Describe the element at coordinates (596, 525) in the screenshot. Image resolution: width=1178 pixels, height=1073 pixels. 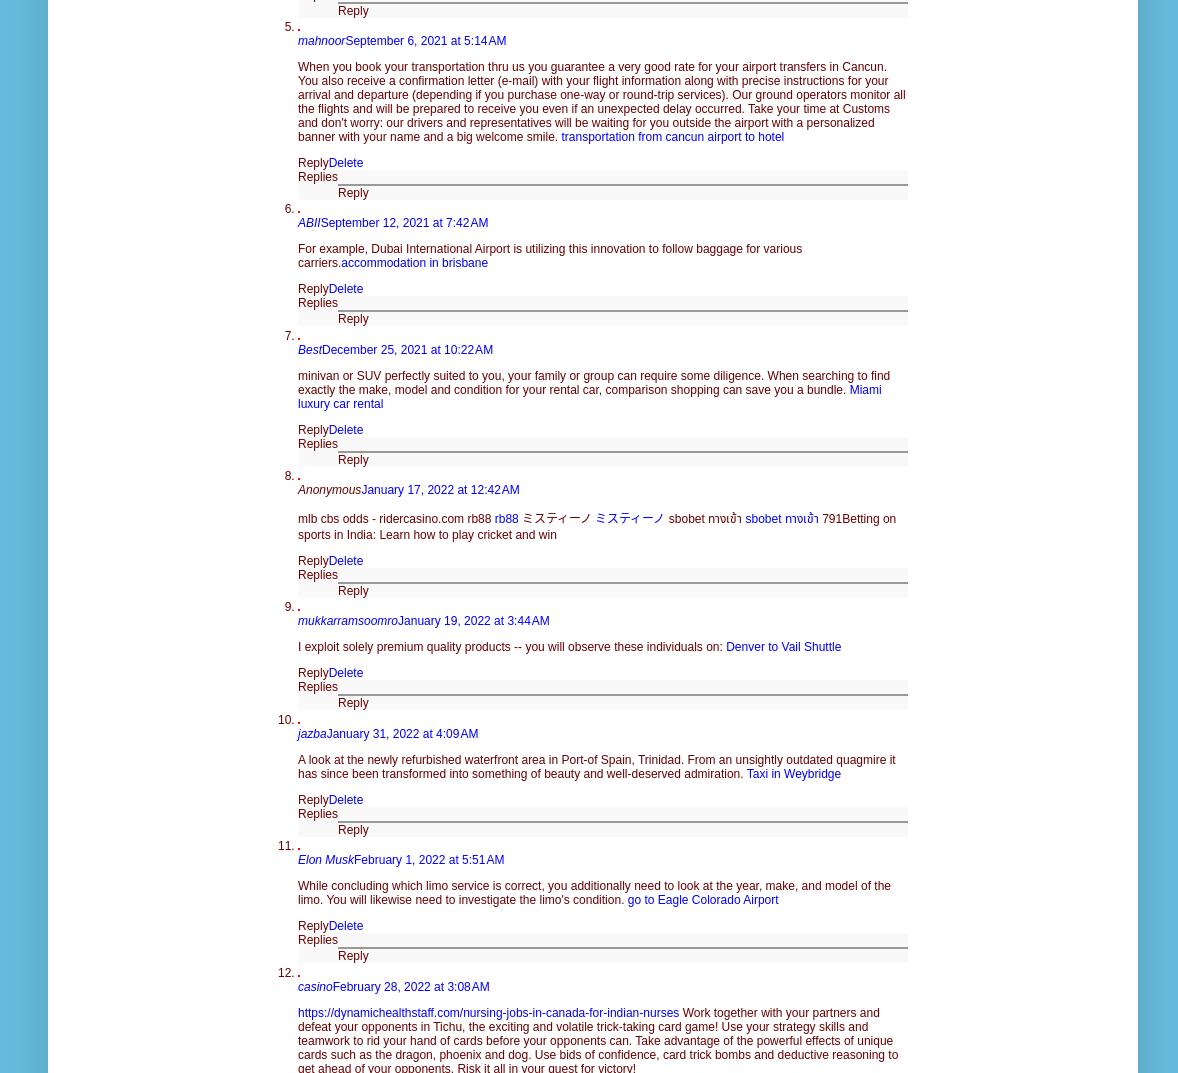
I see `'791Betting on sports in India: Learn how to play cricket and win'` at that location.